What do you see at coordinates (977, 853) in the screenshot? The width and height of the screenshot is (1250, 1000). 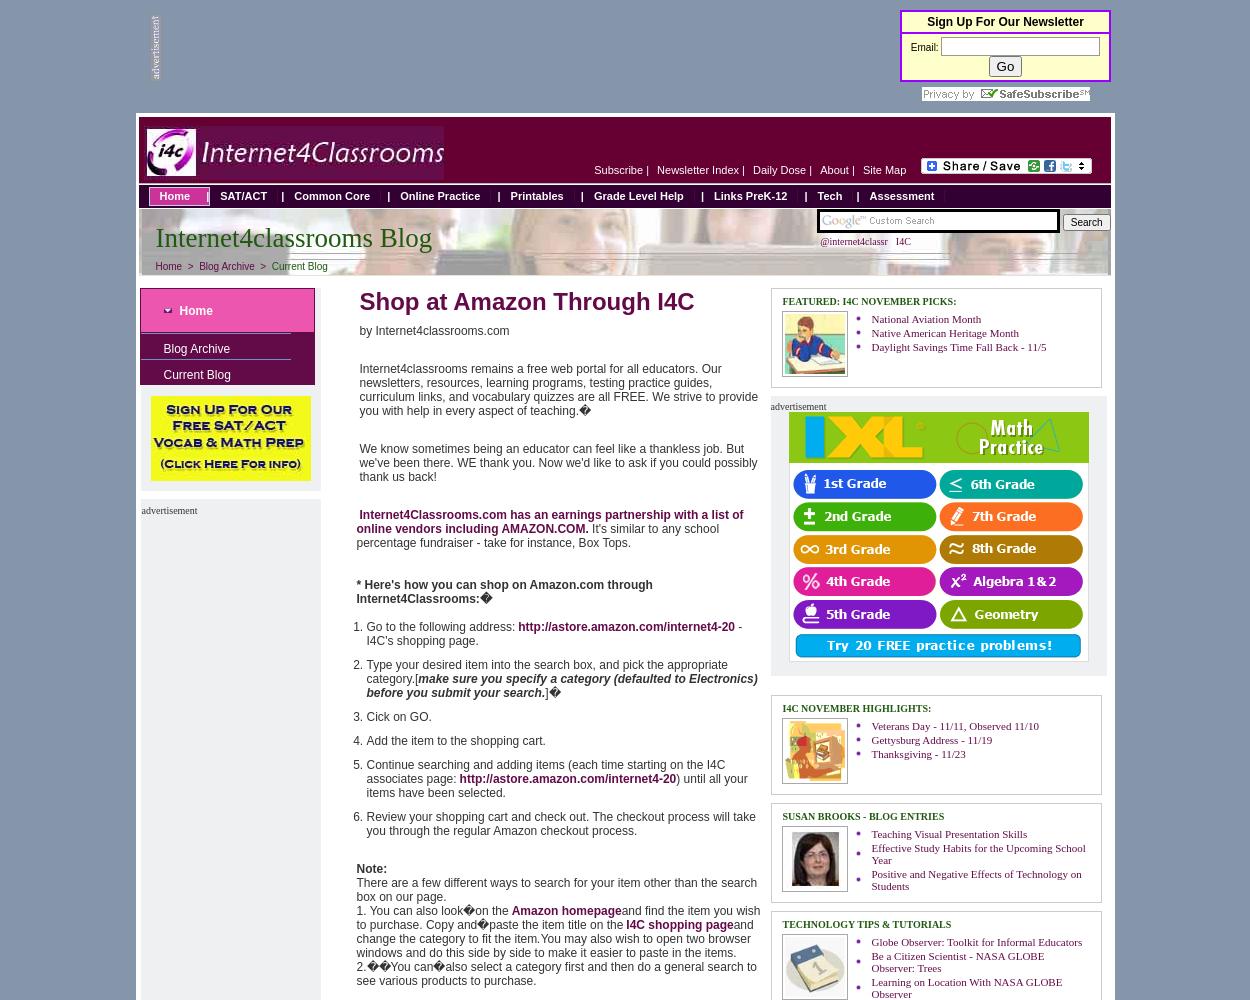 I see `'Effective Study Habits for the Upcoming School Year'` at bounding box center [977, 853].